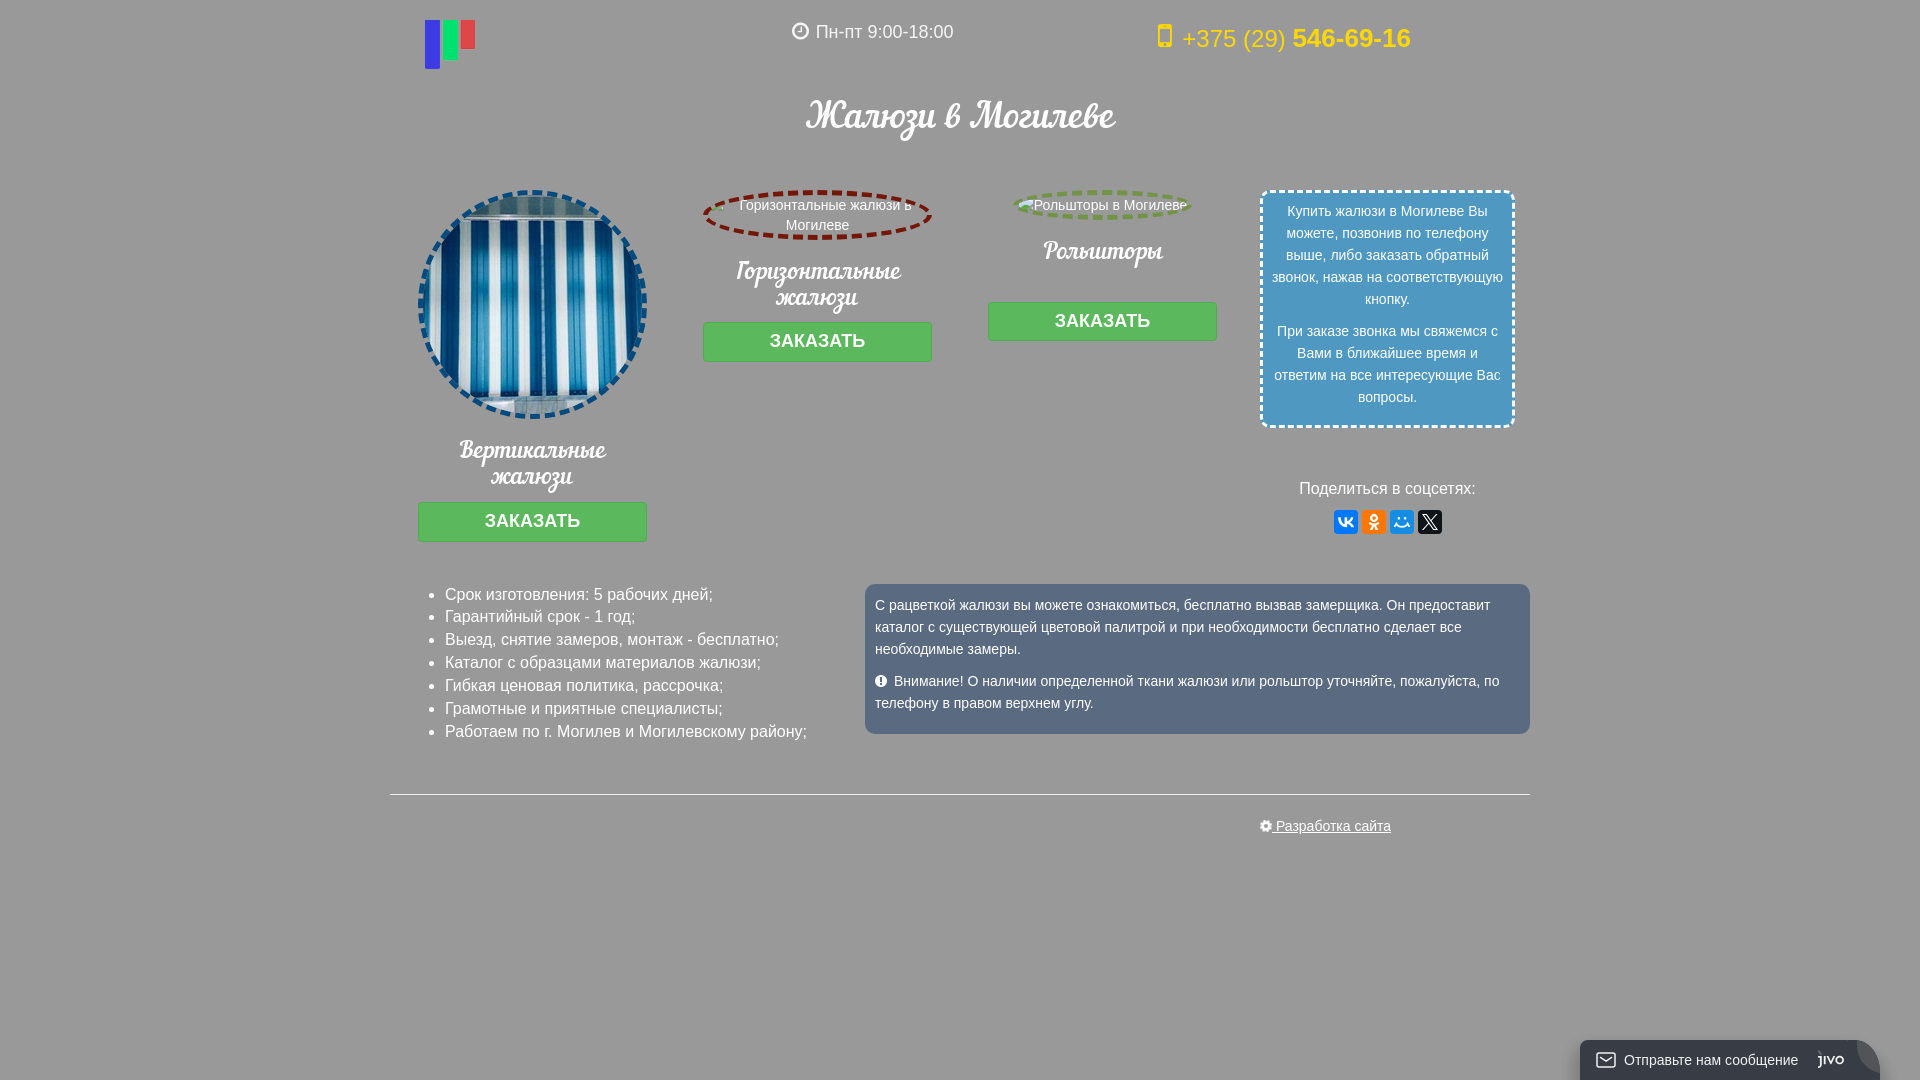  Describe the element at coordinates (1429, 520) in the screenshot. I see `'Twitter'` at that location.